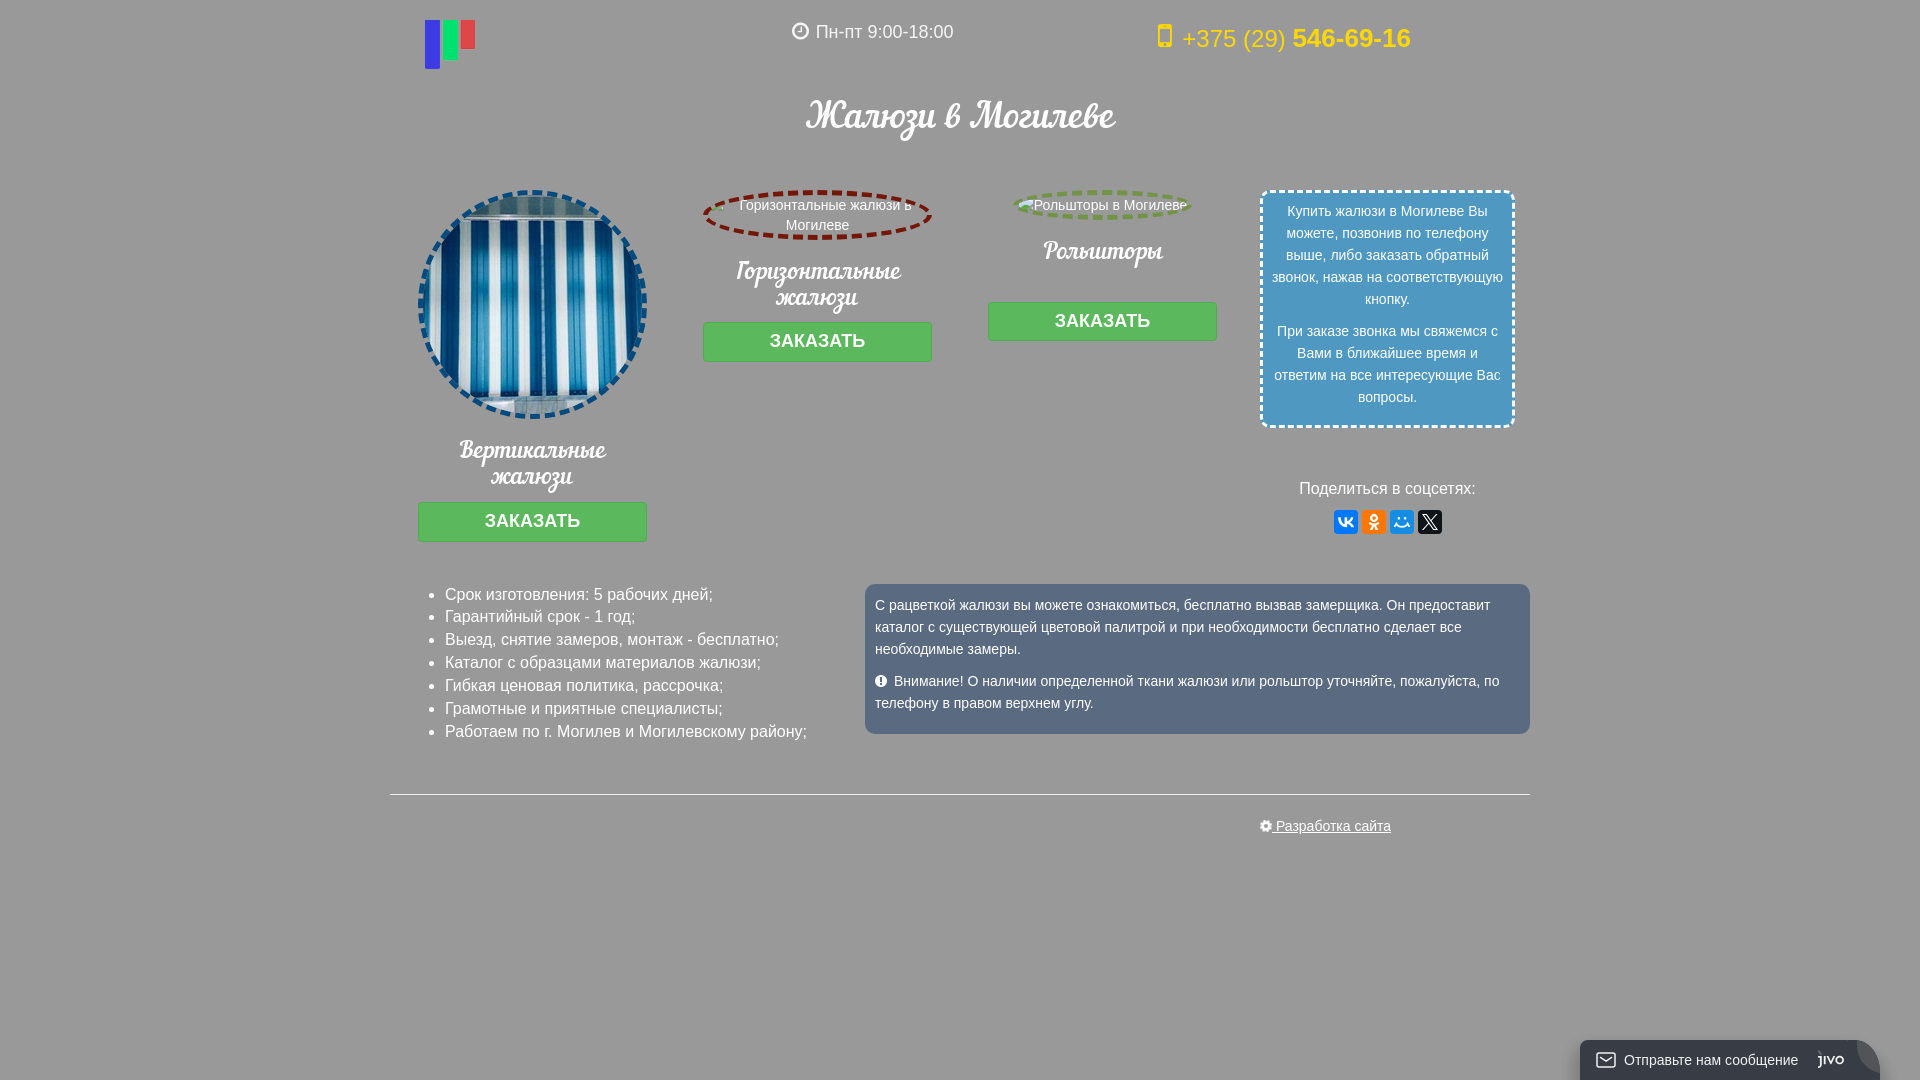  Describe the element at coordinates (1429, 520) in the screenshot. I see `'Twitter'` at that location.